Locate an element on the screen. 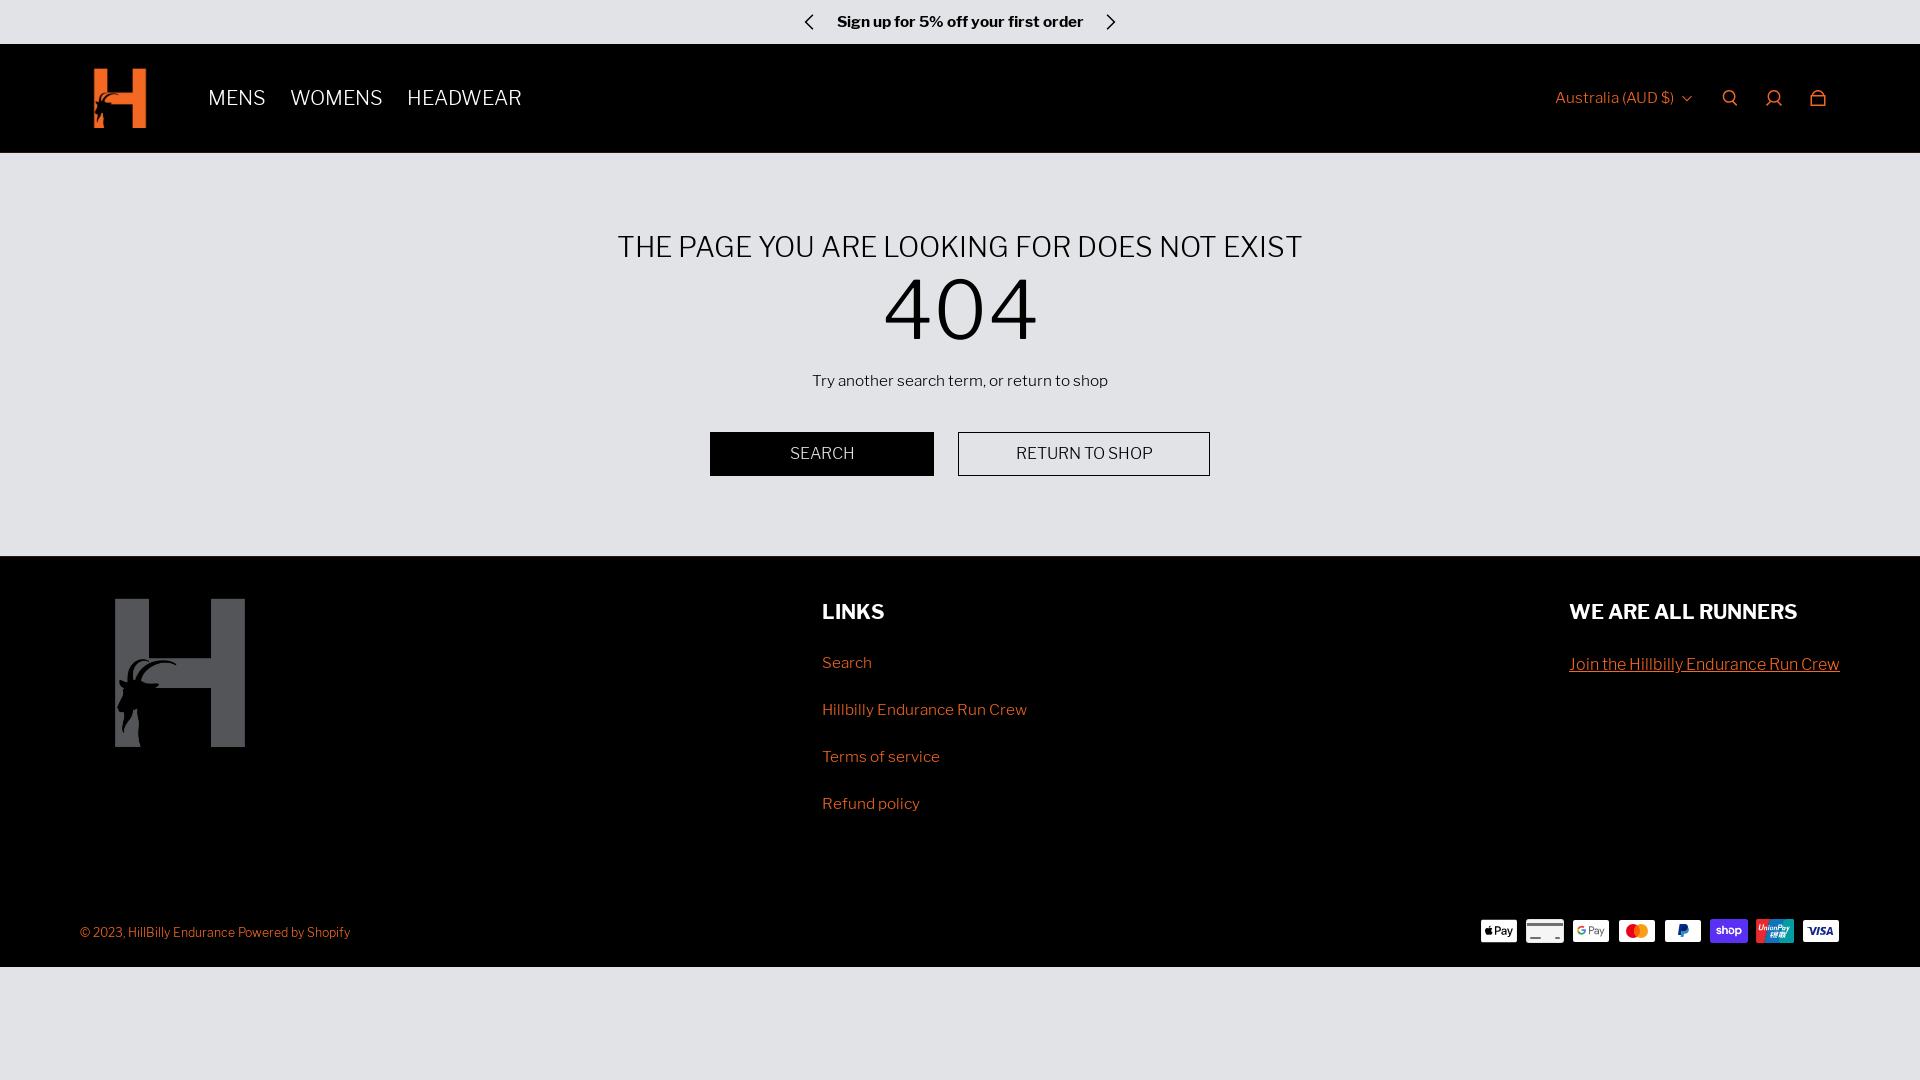  'MENS' is located at coordinates (207, 97).